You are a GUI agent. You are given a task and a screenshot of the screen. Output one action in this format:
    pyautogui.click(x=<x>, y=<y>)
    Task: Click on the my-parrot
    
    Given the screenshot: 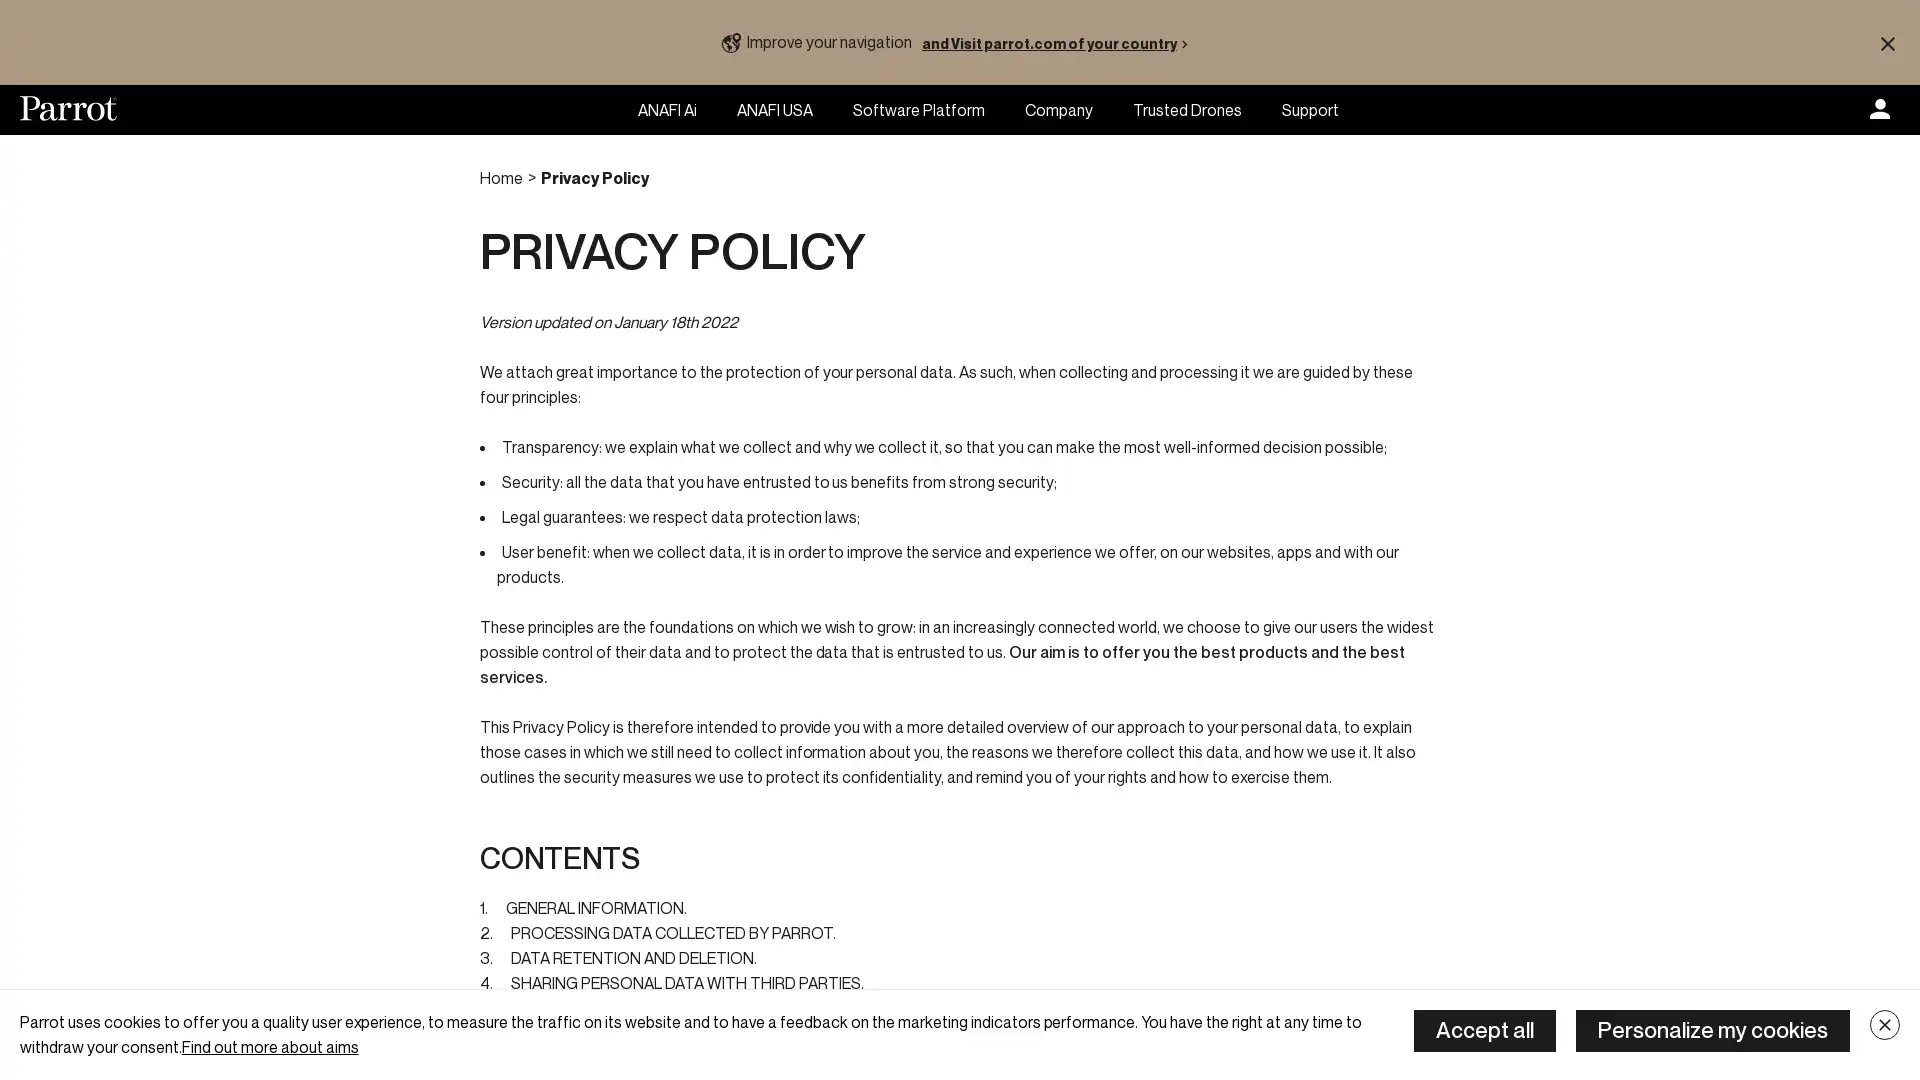 What is the action you would take?
    pyautogui.click(x=1879, y=110)
    